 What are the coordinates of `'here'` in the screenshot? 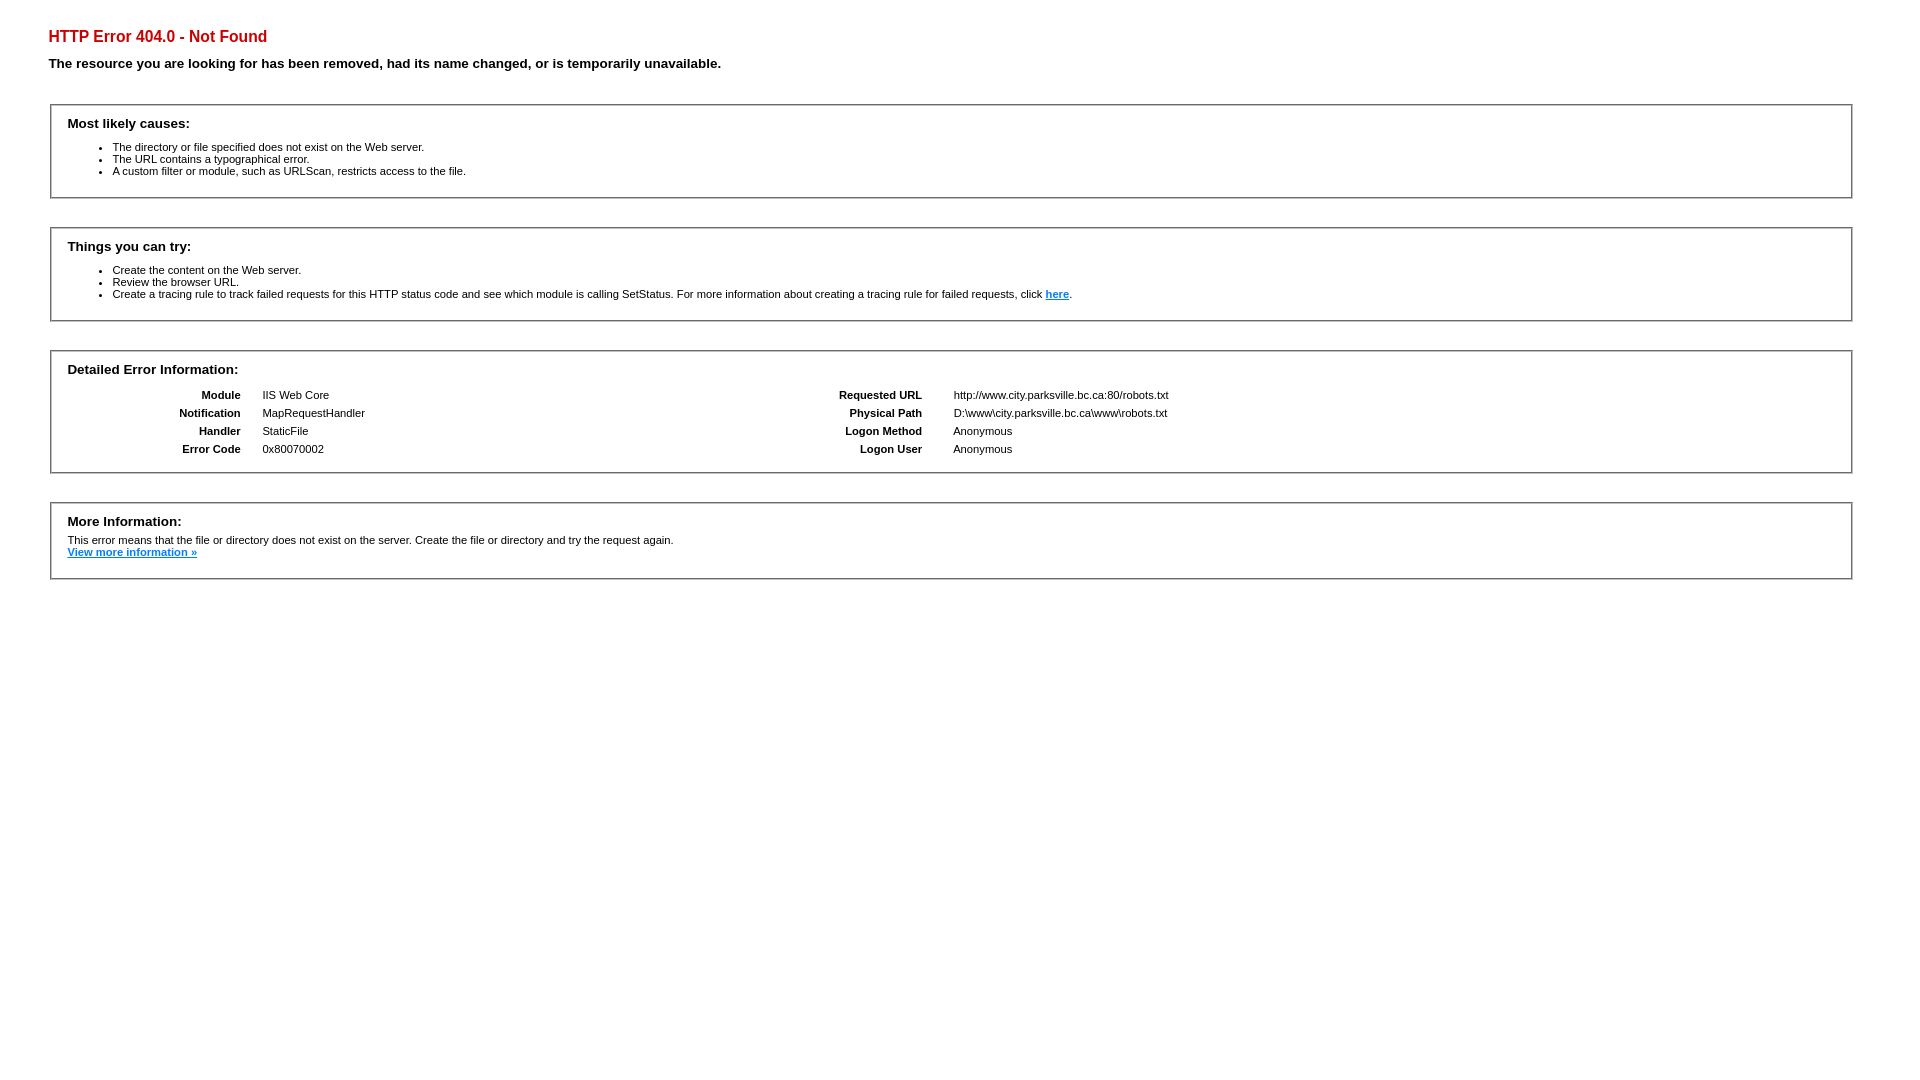 It's located at (1056, 293).